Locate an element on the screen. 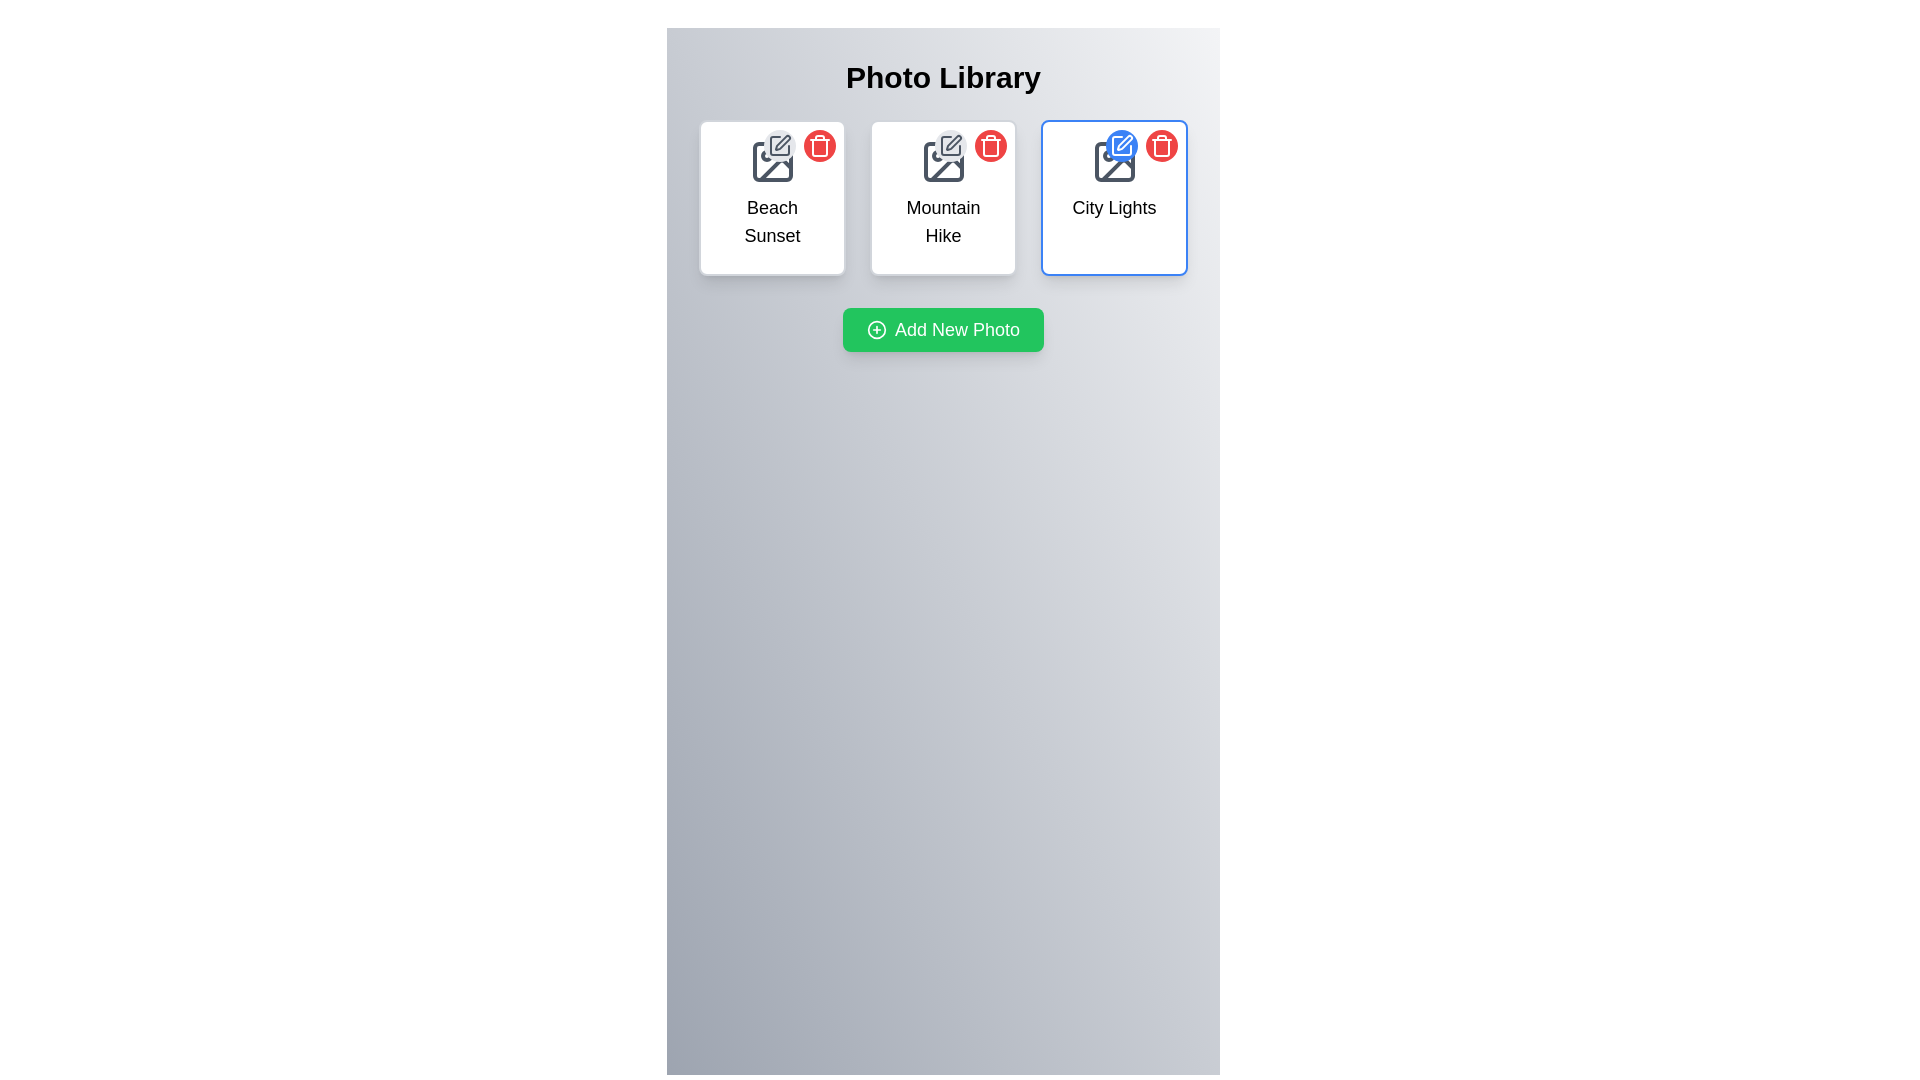  the red circular delete button with a white trashcan icon located in the top-right corner of the 'City Lights' photo item is located at coordinates (1161, 145).